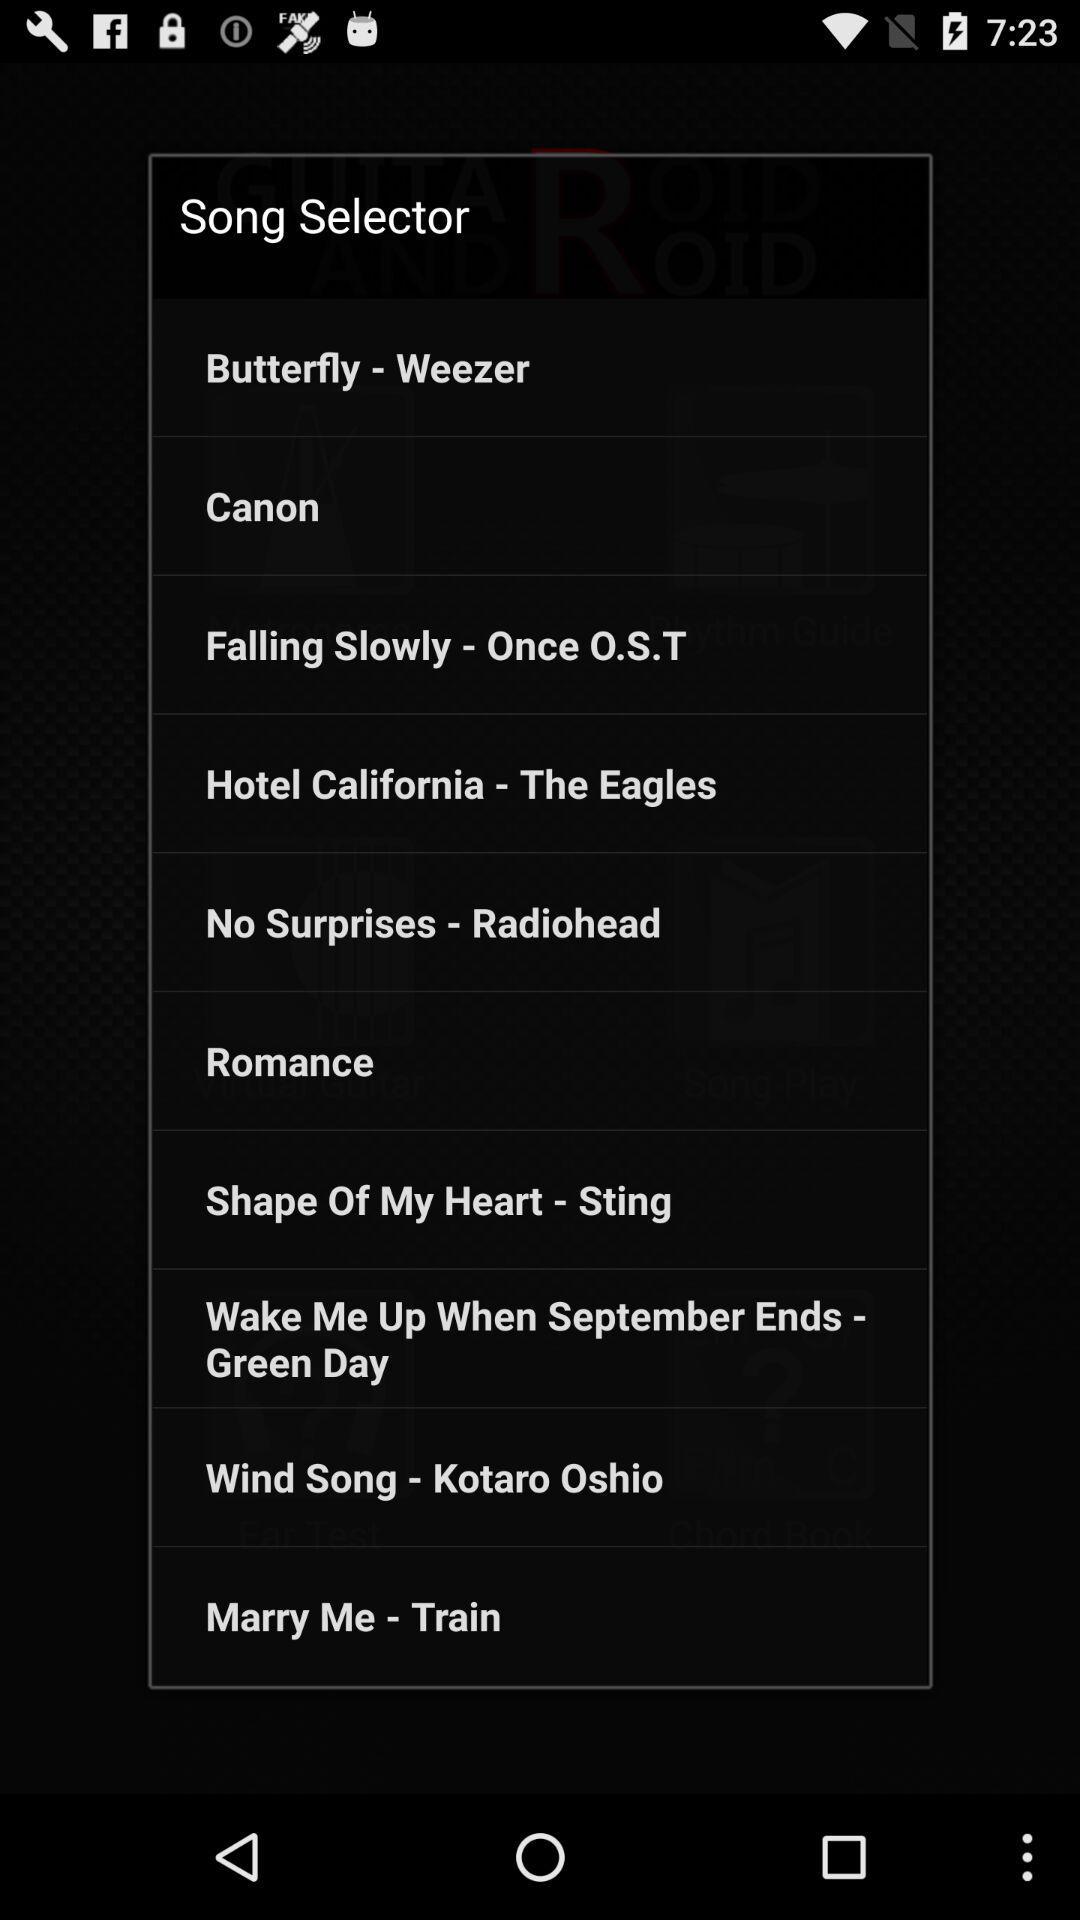 The width and height of the screenshot is (1080, 1920). Describe the element at coordinates (340, 367) in the screenshot. I see `item below the song selector item` at that location.